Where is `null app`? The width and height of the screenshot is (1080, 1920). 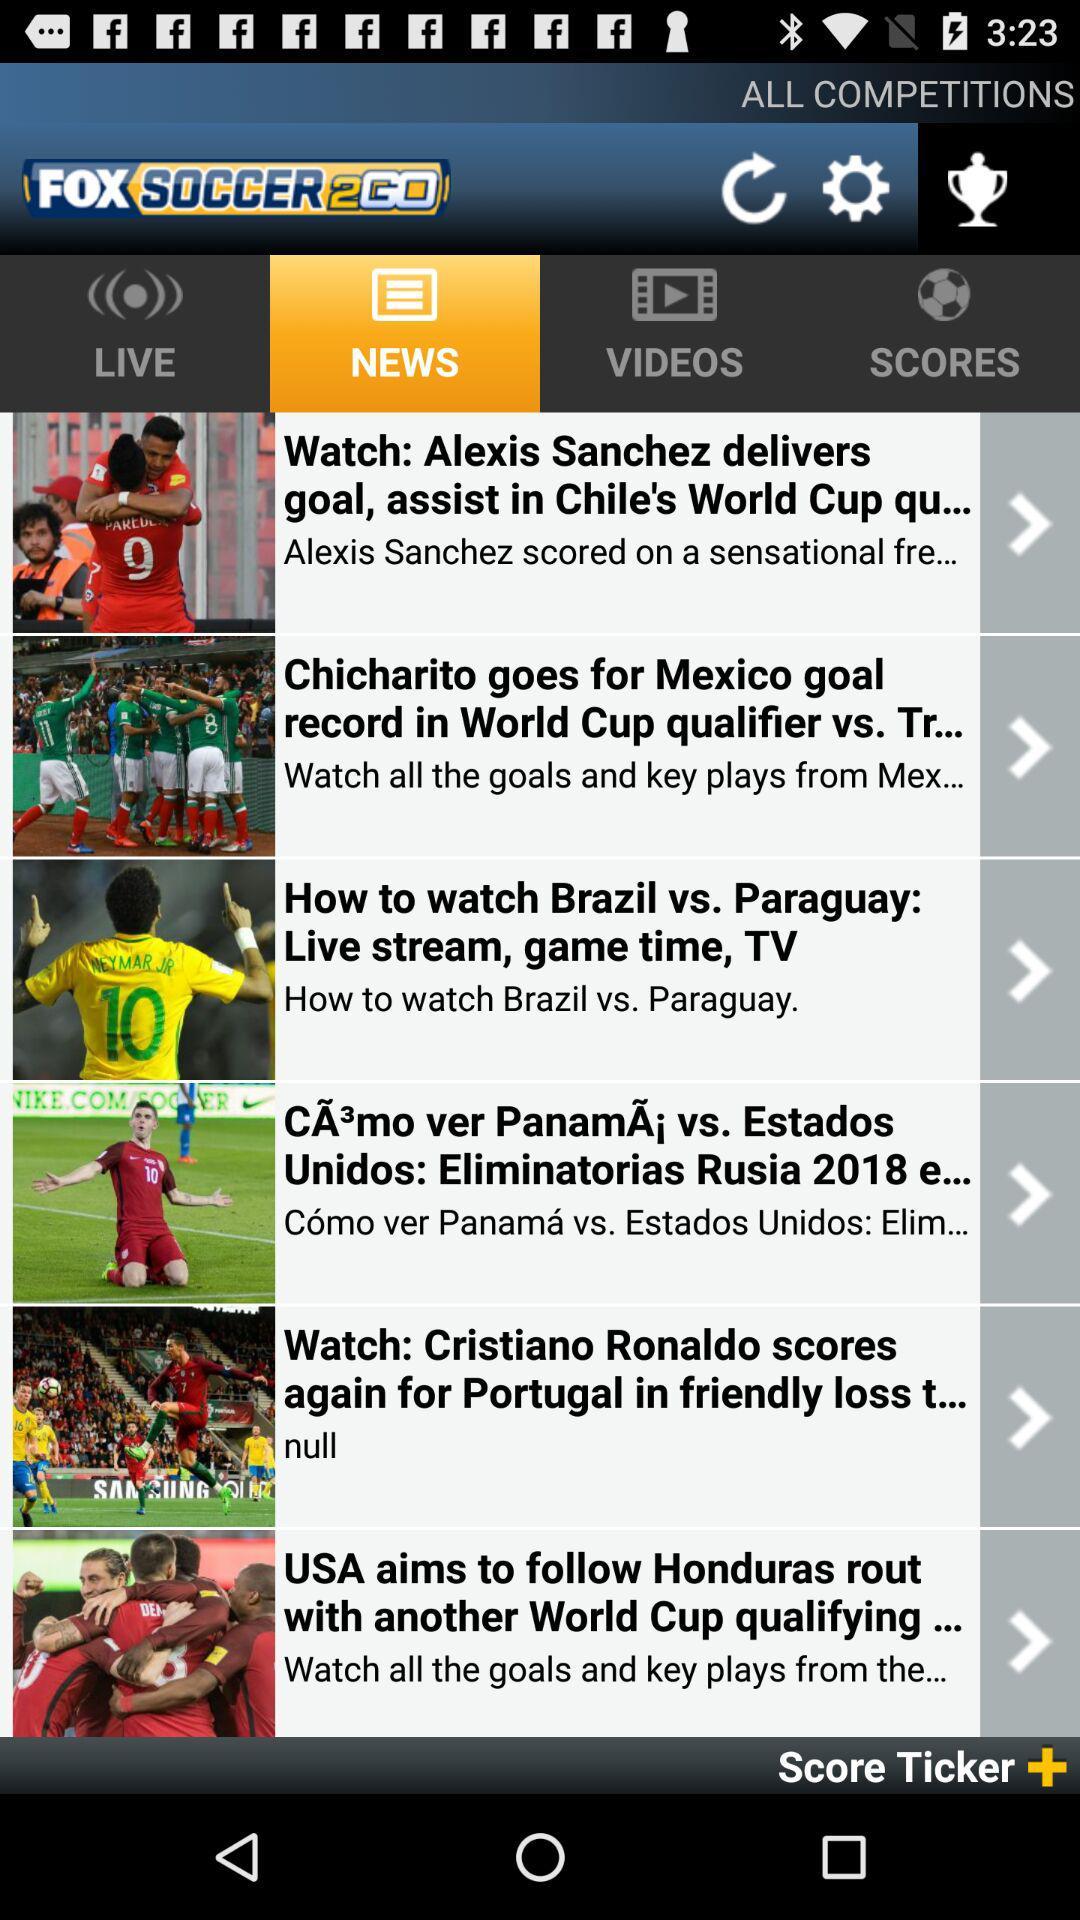 null app is located at coordinates (310, 1444).